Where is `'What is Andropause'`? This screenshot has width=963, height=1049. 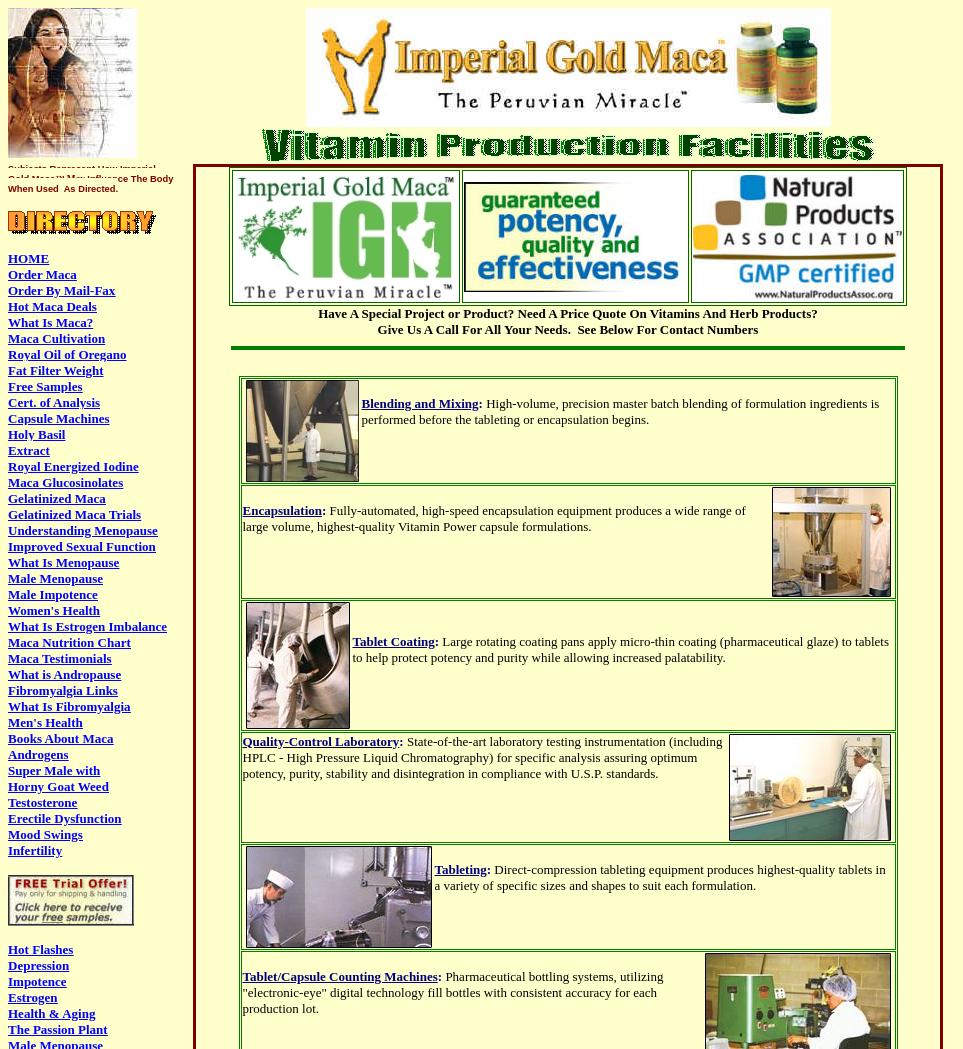
'What is Andropause' is located at coordinates (64, 673).